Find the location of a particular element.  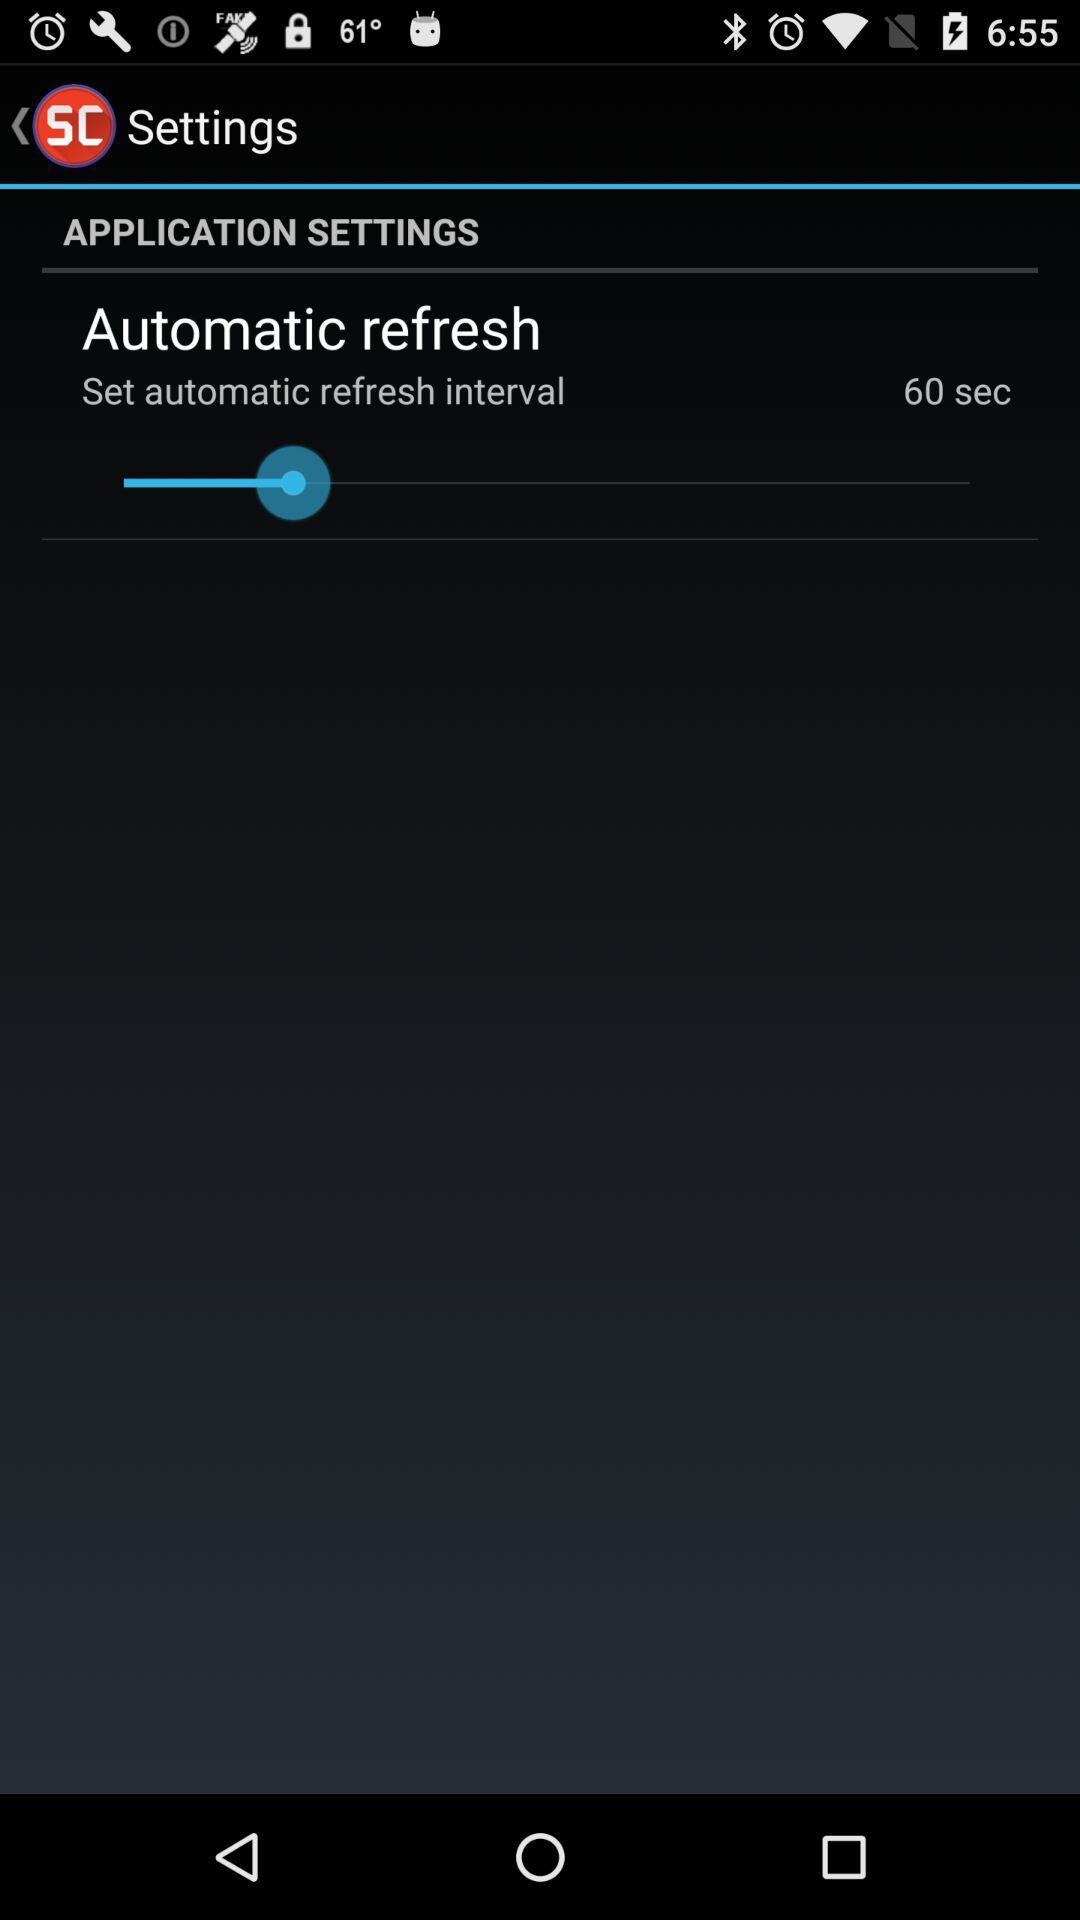

the item below set automatic refresh item is located at coordinates (546, 483).